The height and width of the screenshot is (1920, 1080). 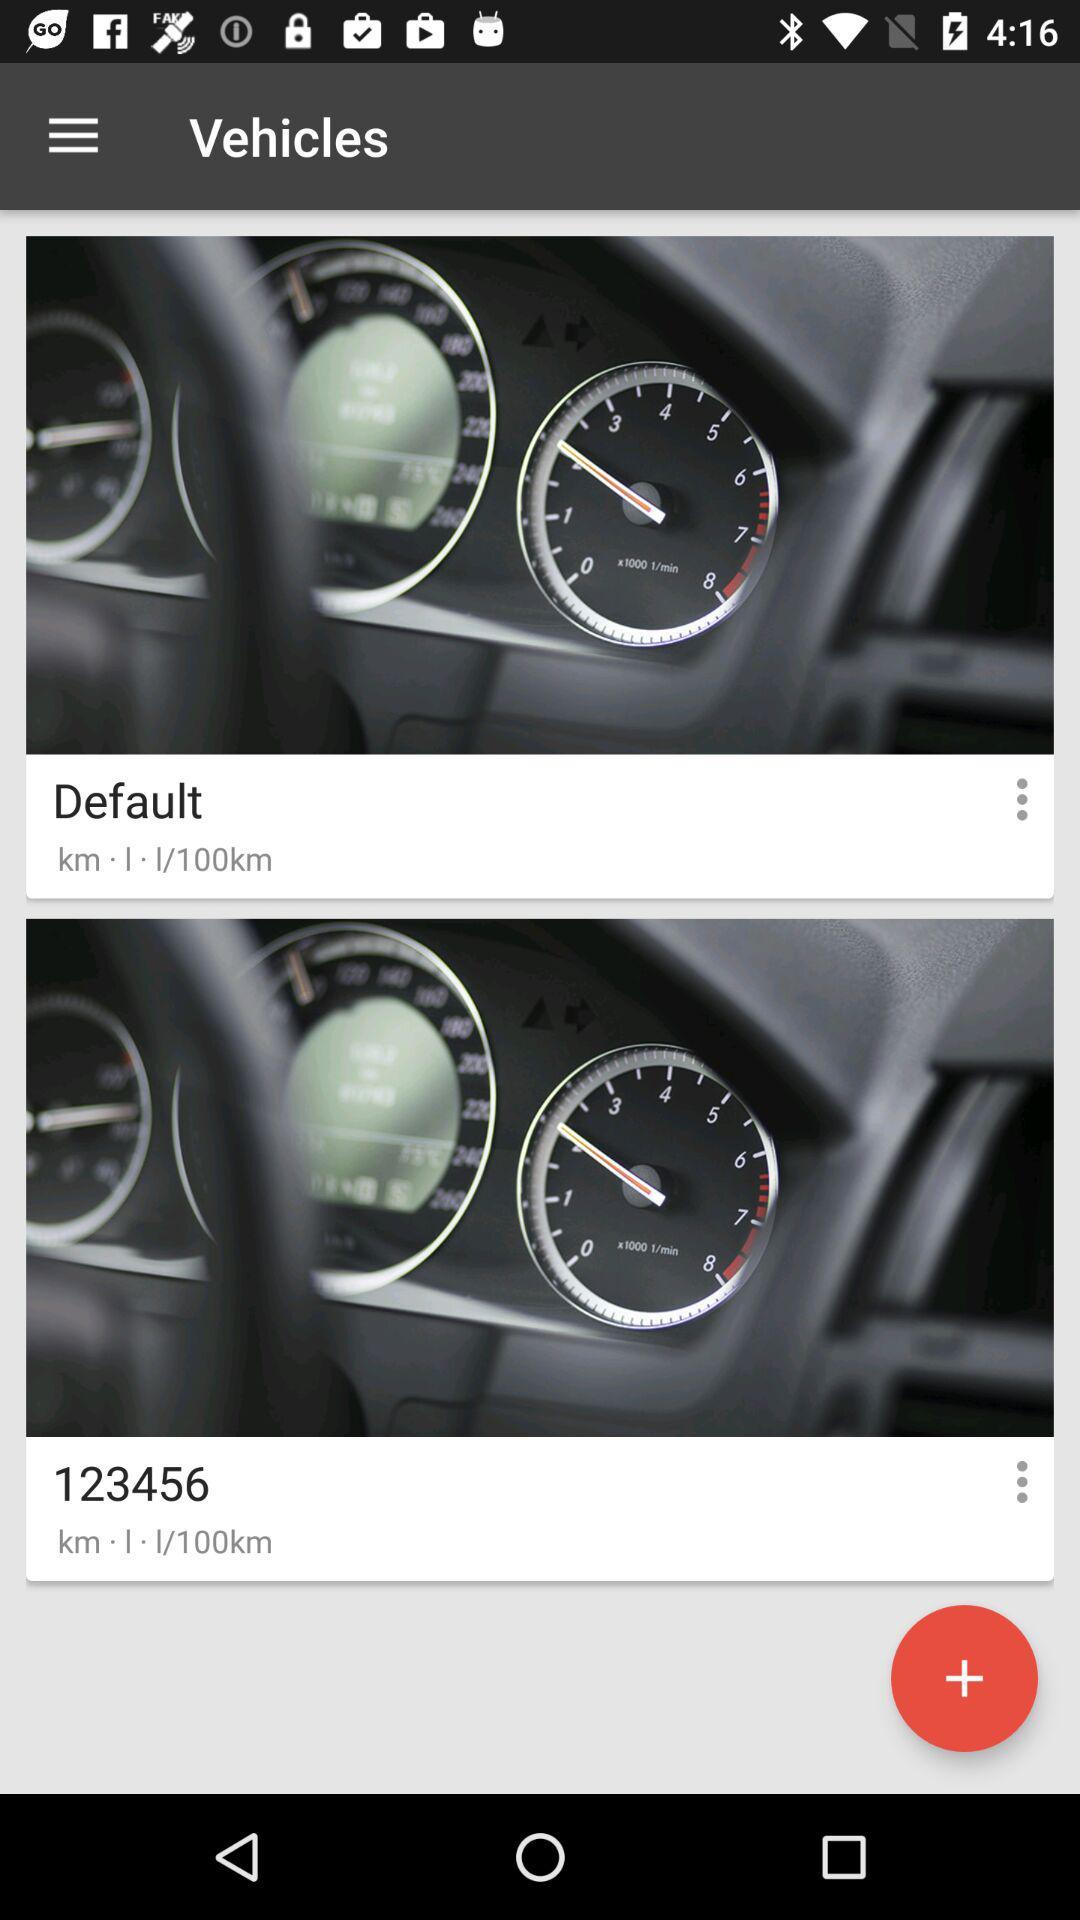 What do you see at coordinates (963, 1678) in the screenshot?
I see `it is used to add some more data` at bounding box center [963, 1678].